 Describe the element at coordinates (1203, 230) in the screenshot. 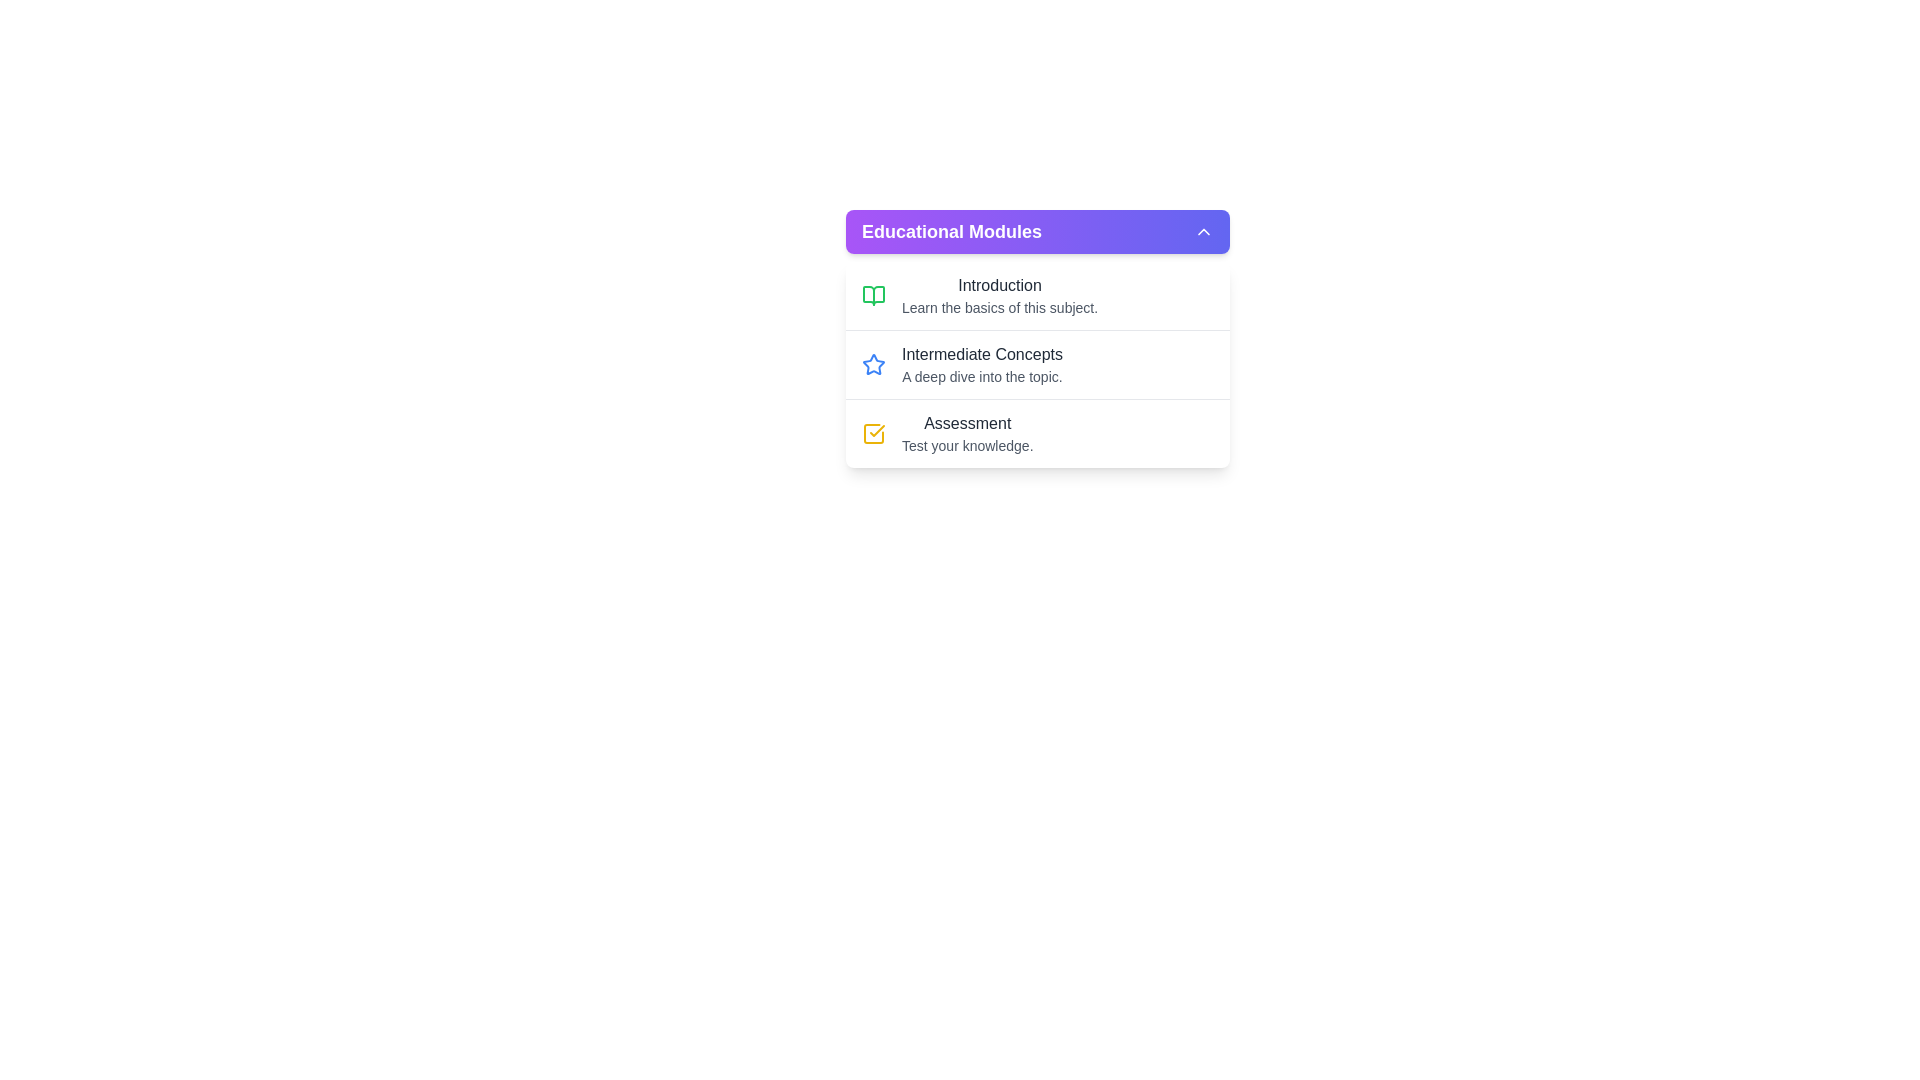

I see `the chevron icon button located in the rightmost section of the purple header labeled 'Educational Modules'` at that location.